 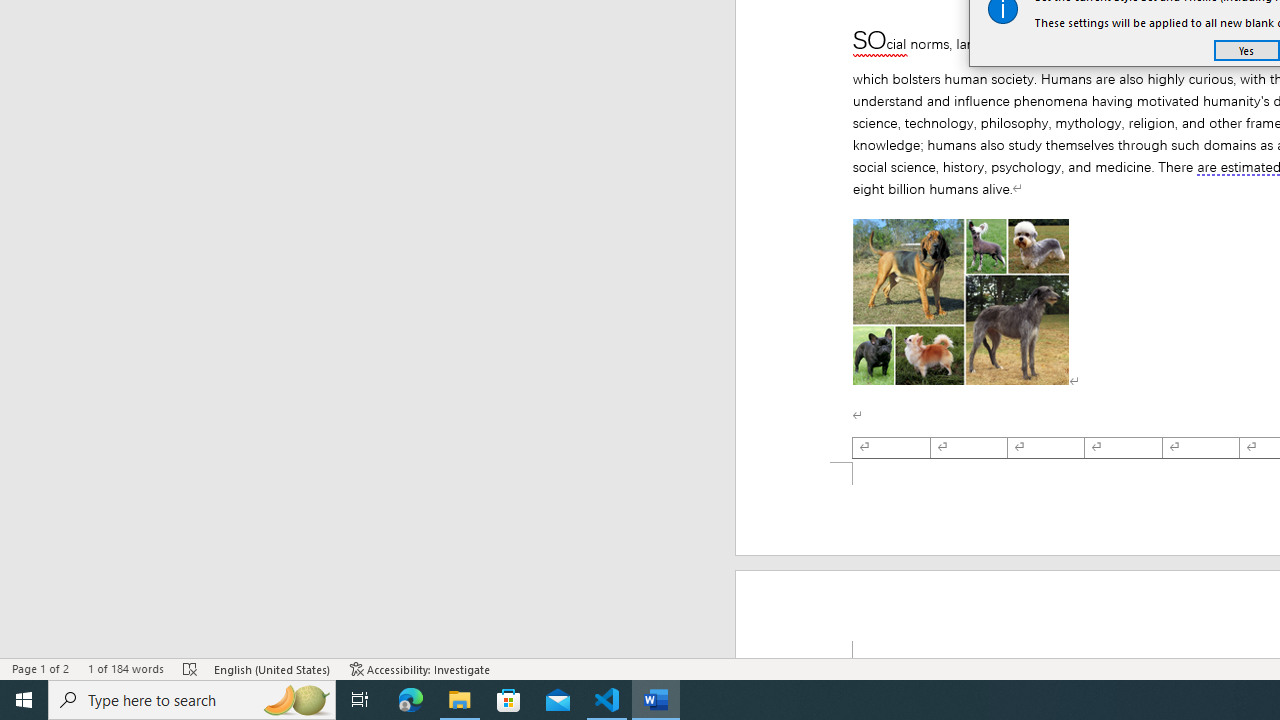 I want to click on 'Microsoft Store', so click(x=509, y=698).